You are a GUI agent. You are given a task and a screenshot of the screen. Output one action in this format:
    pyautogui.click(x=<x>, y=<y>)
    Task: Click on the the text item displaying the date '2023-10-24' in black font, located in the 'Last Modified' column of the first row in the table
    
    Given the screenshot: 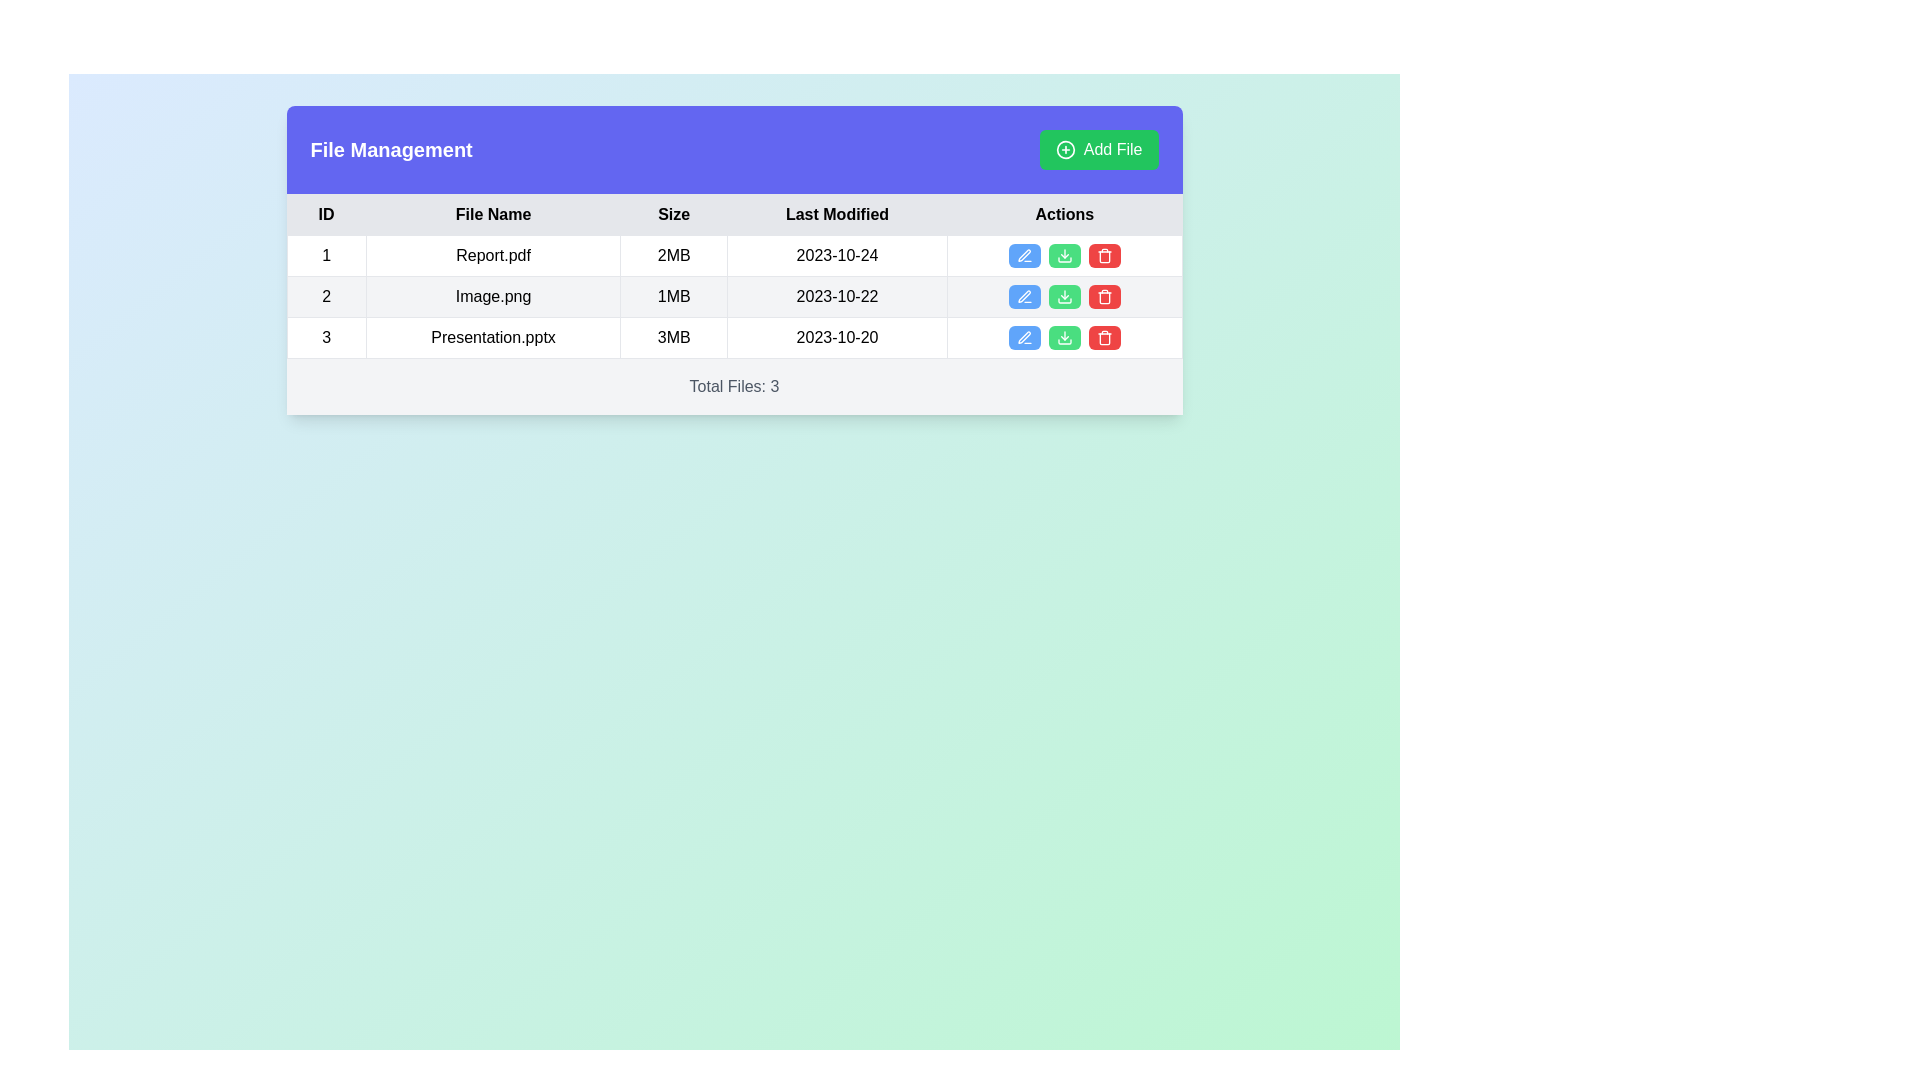 What is the action you would take?
    pyautogui.click(x=837, y=254)
    